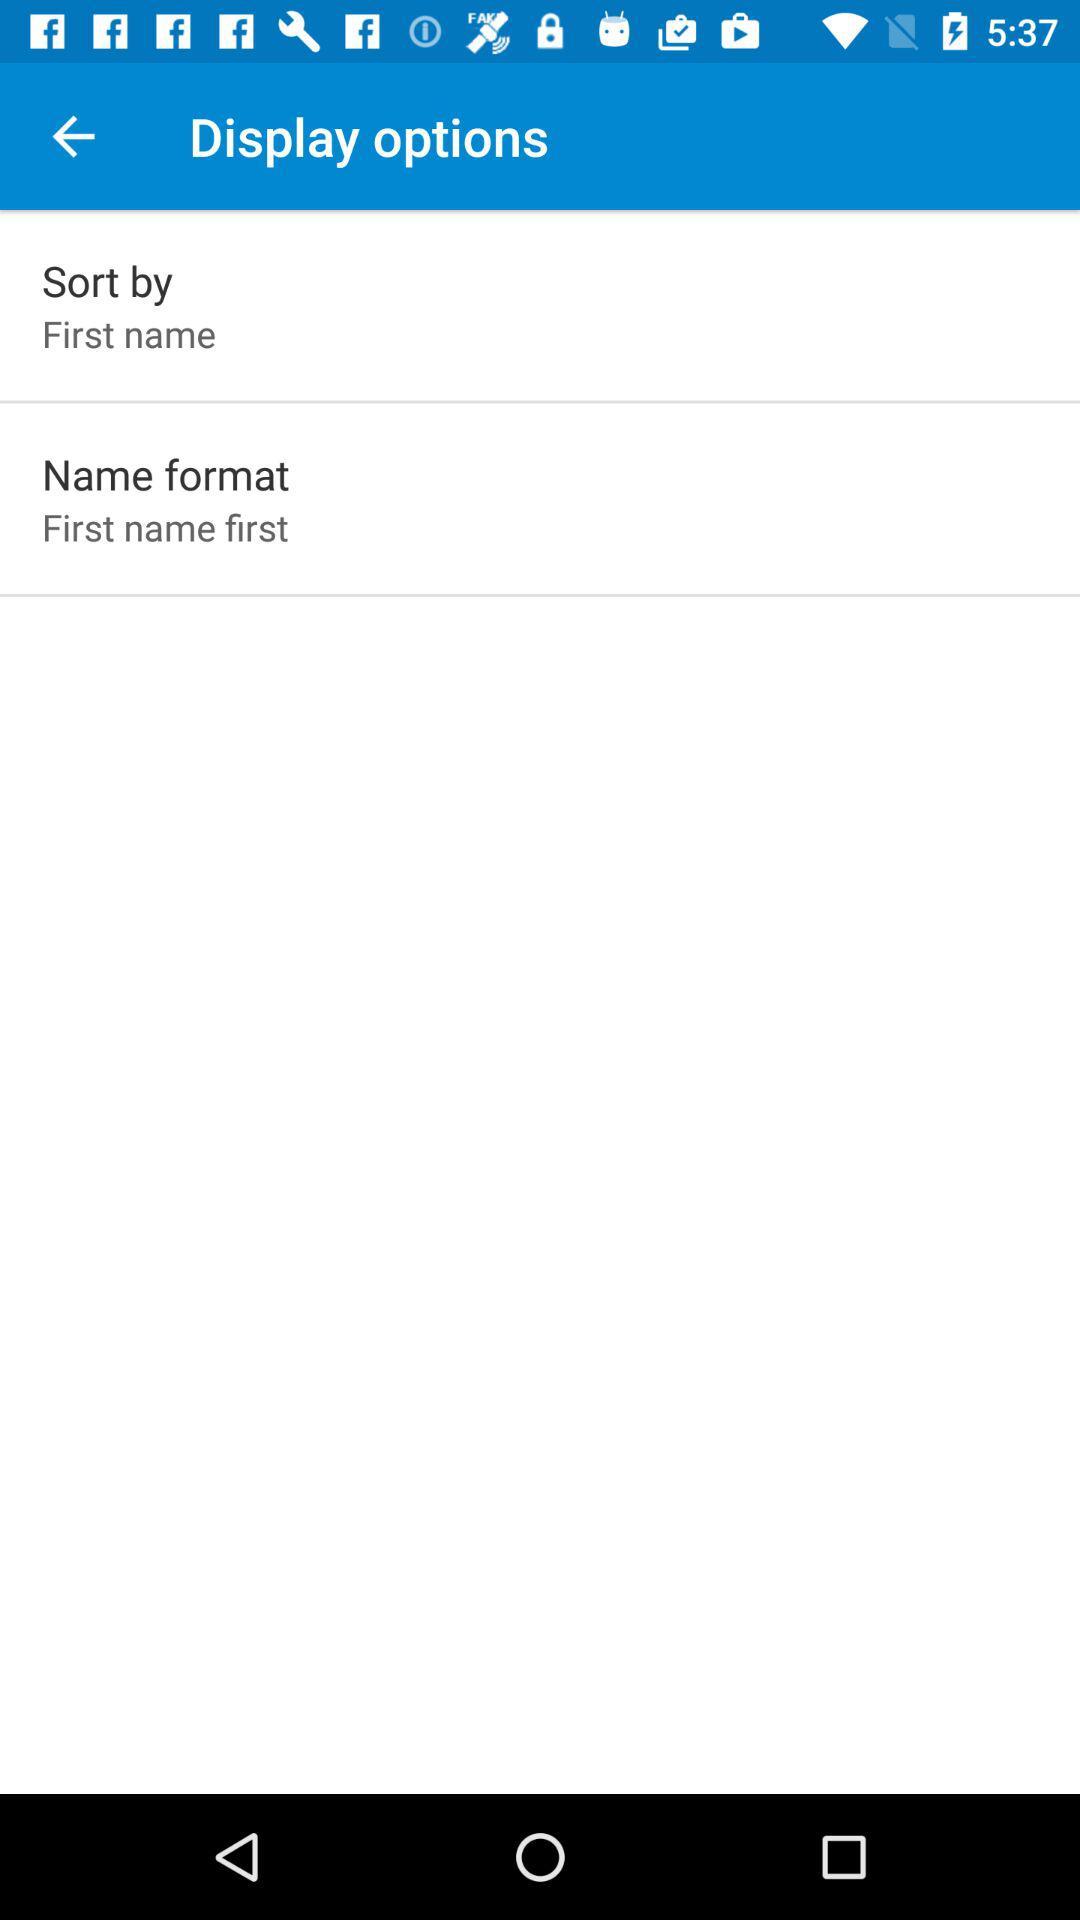  What do you see at coordinates (72, 135) in the screenshot?
I see `app above the sort by icon` at bounding box center [72, 135].